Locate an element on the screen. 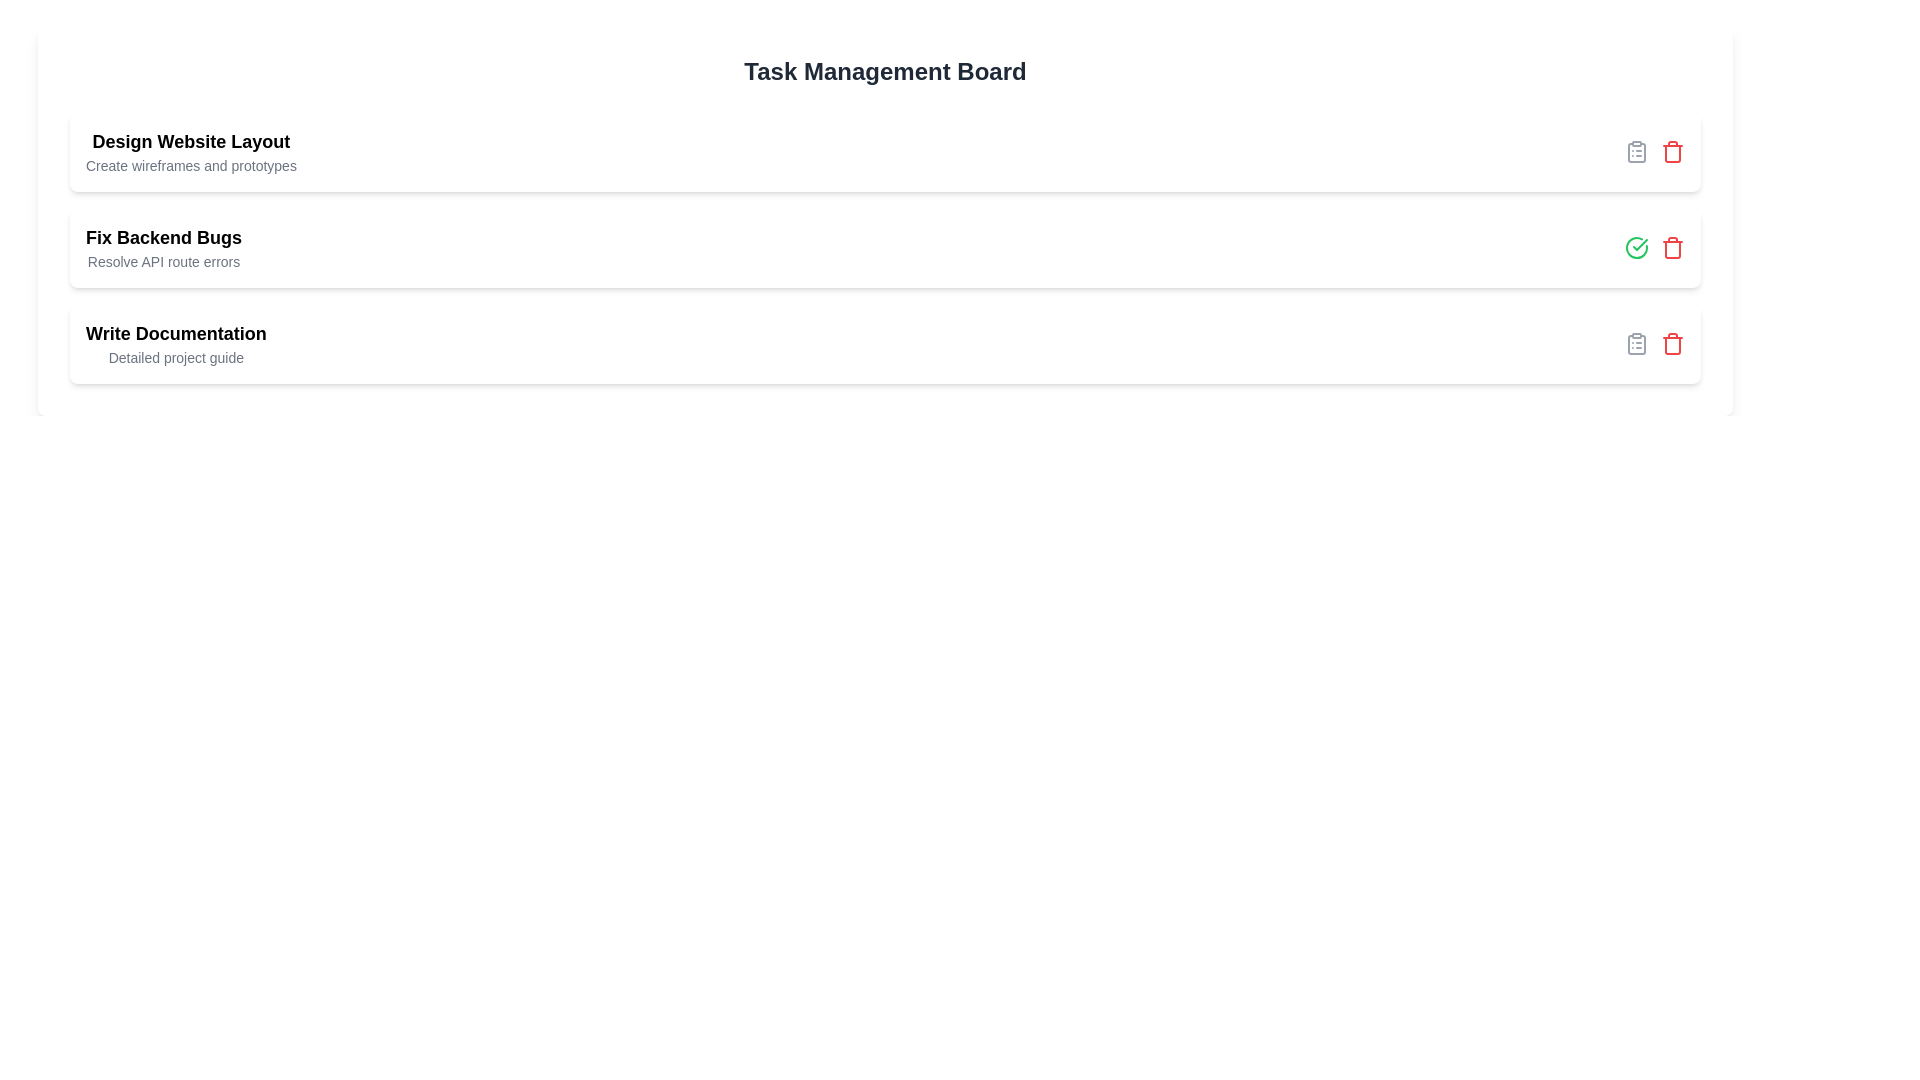 This screenshot has width=1920, height=1080. the delete icon for the task titled 'Design Website Layout' is located at coordinates (1673, 150).